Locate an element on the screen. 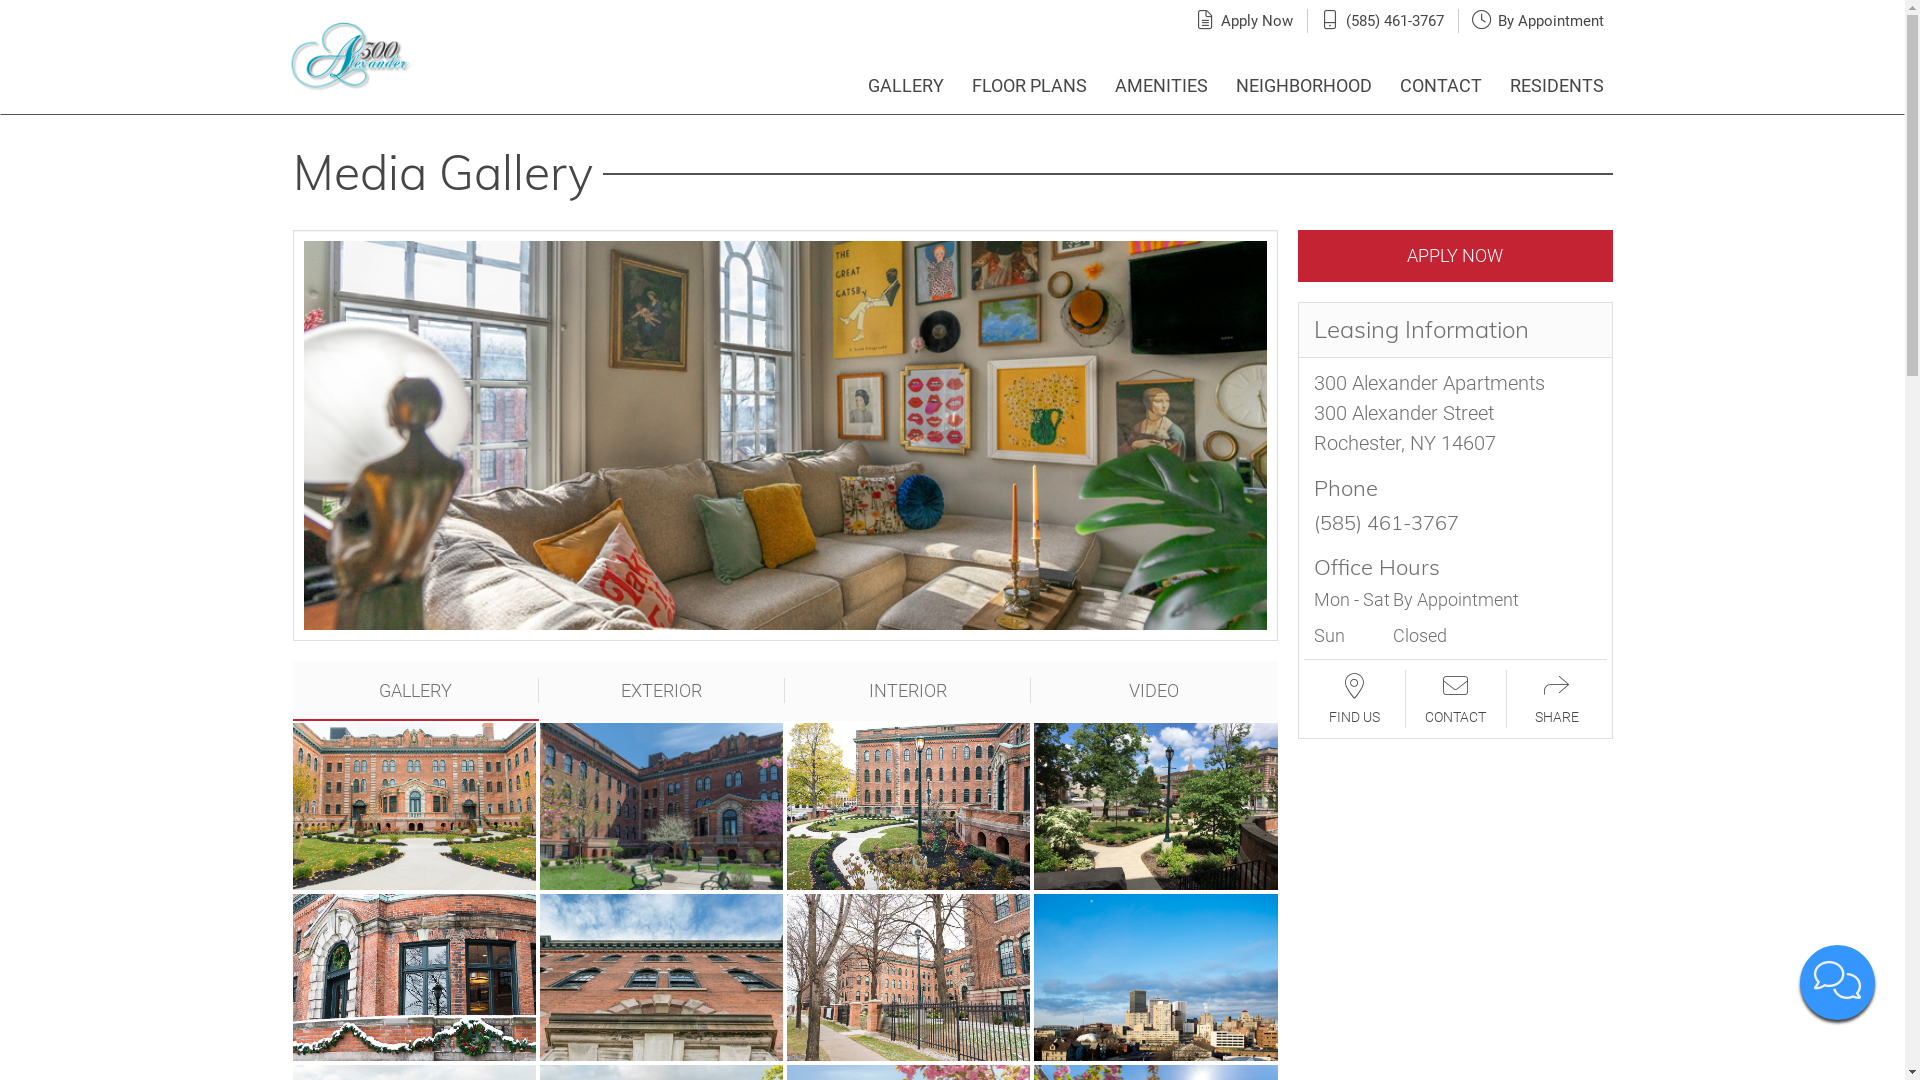  'GALLERY' is located at coordinates (905, 76).